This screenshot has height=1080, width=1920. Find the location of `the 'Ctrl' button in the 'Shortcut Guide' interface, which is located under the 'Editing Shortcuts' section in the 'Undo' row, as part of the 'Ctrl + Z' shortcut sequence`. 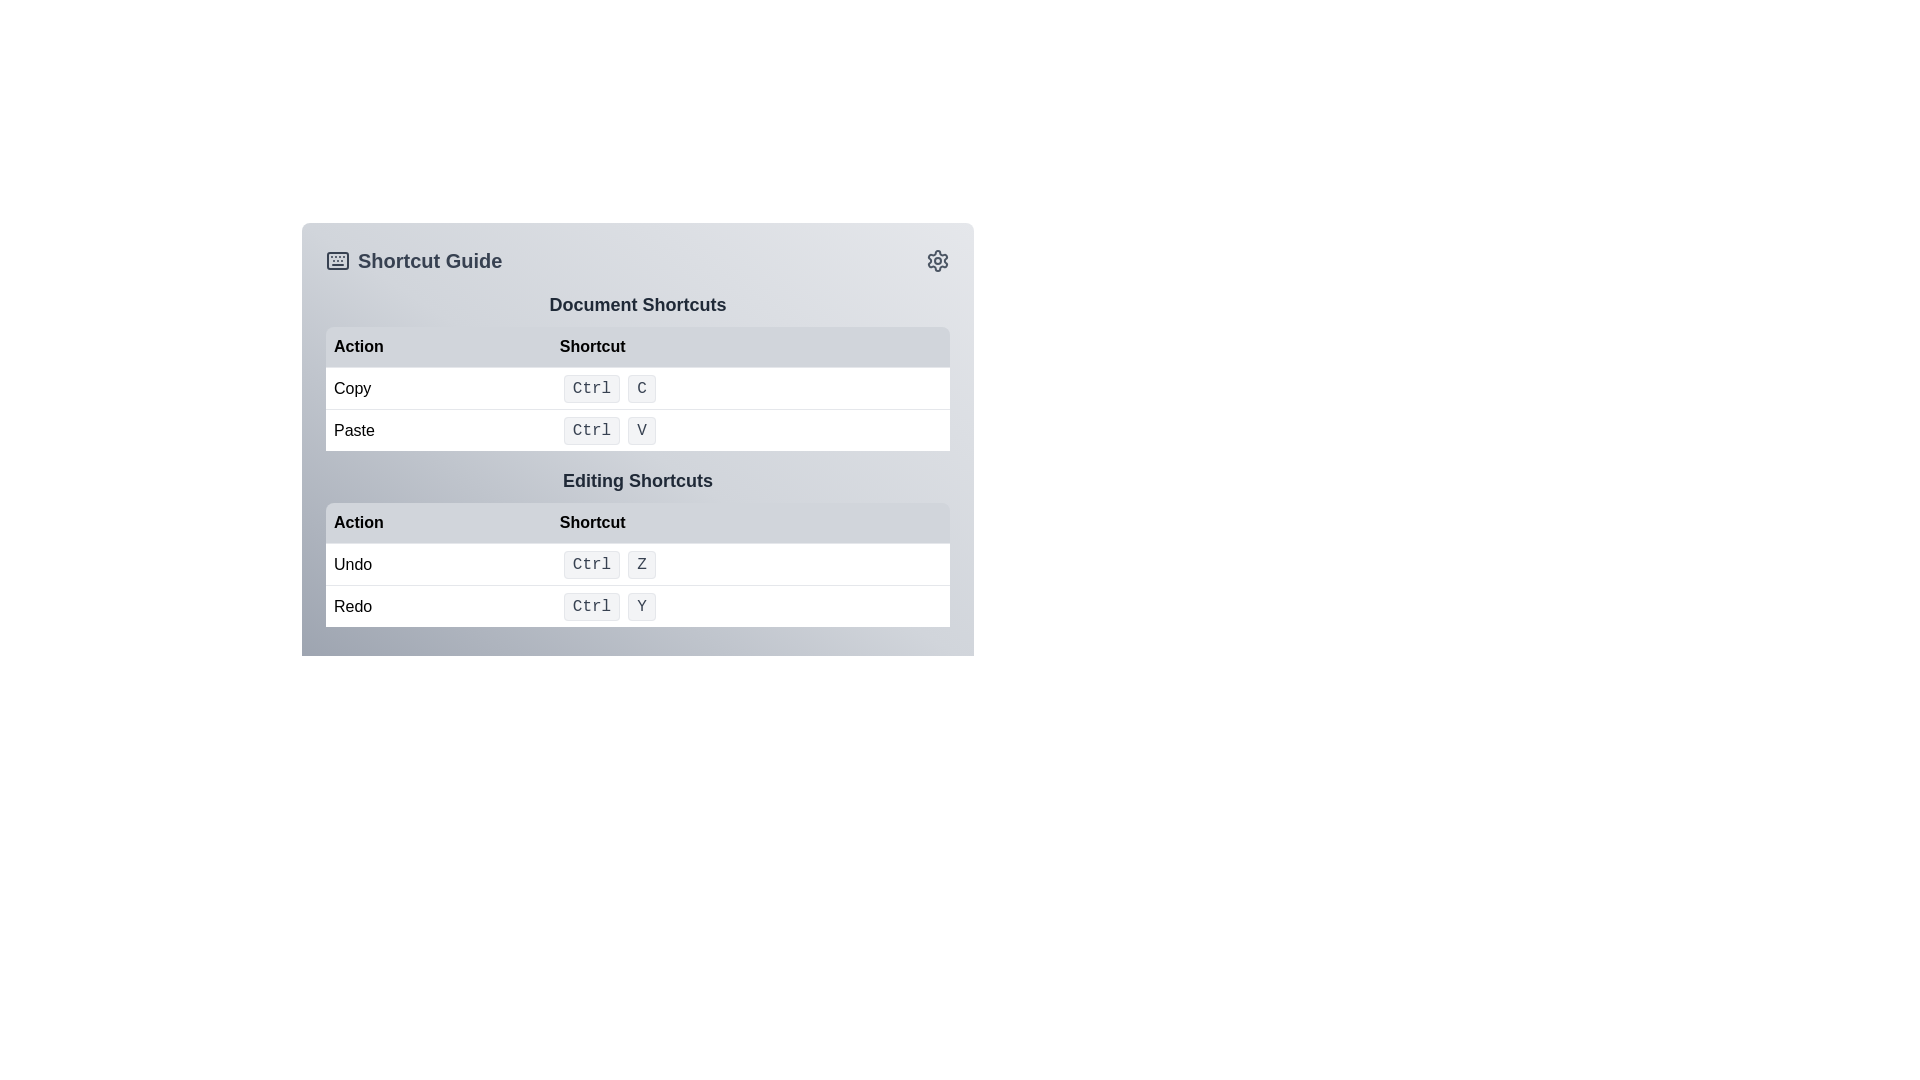

the 'Ctrl' button in the 'Shortcut Guide' interface, which is located under the 'Editing Shortcuts' section in the 'Undo' row, as part of the 'Ctrl + Z' shortcut sequence is located at coordinates (590, 564).